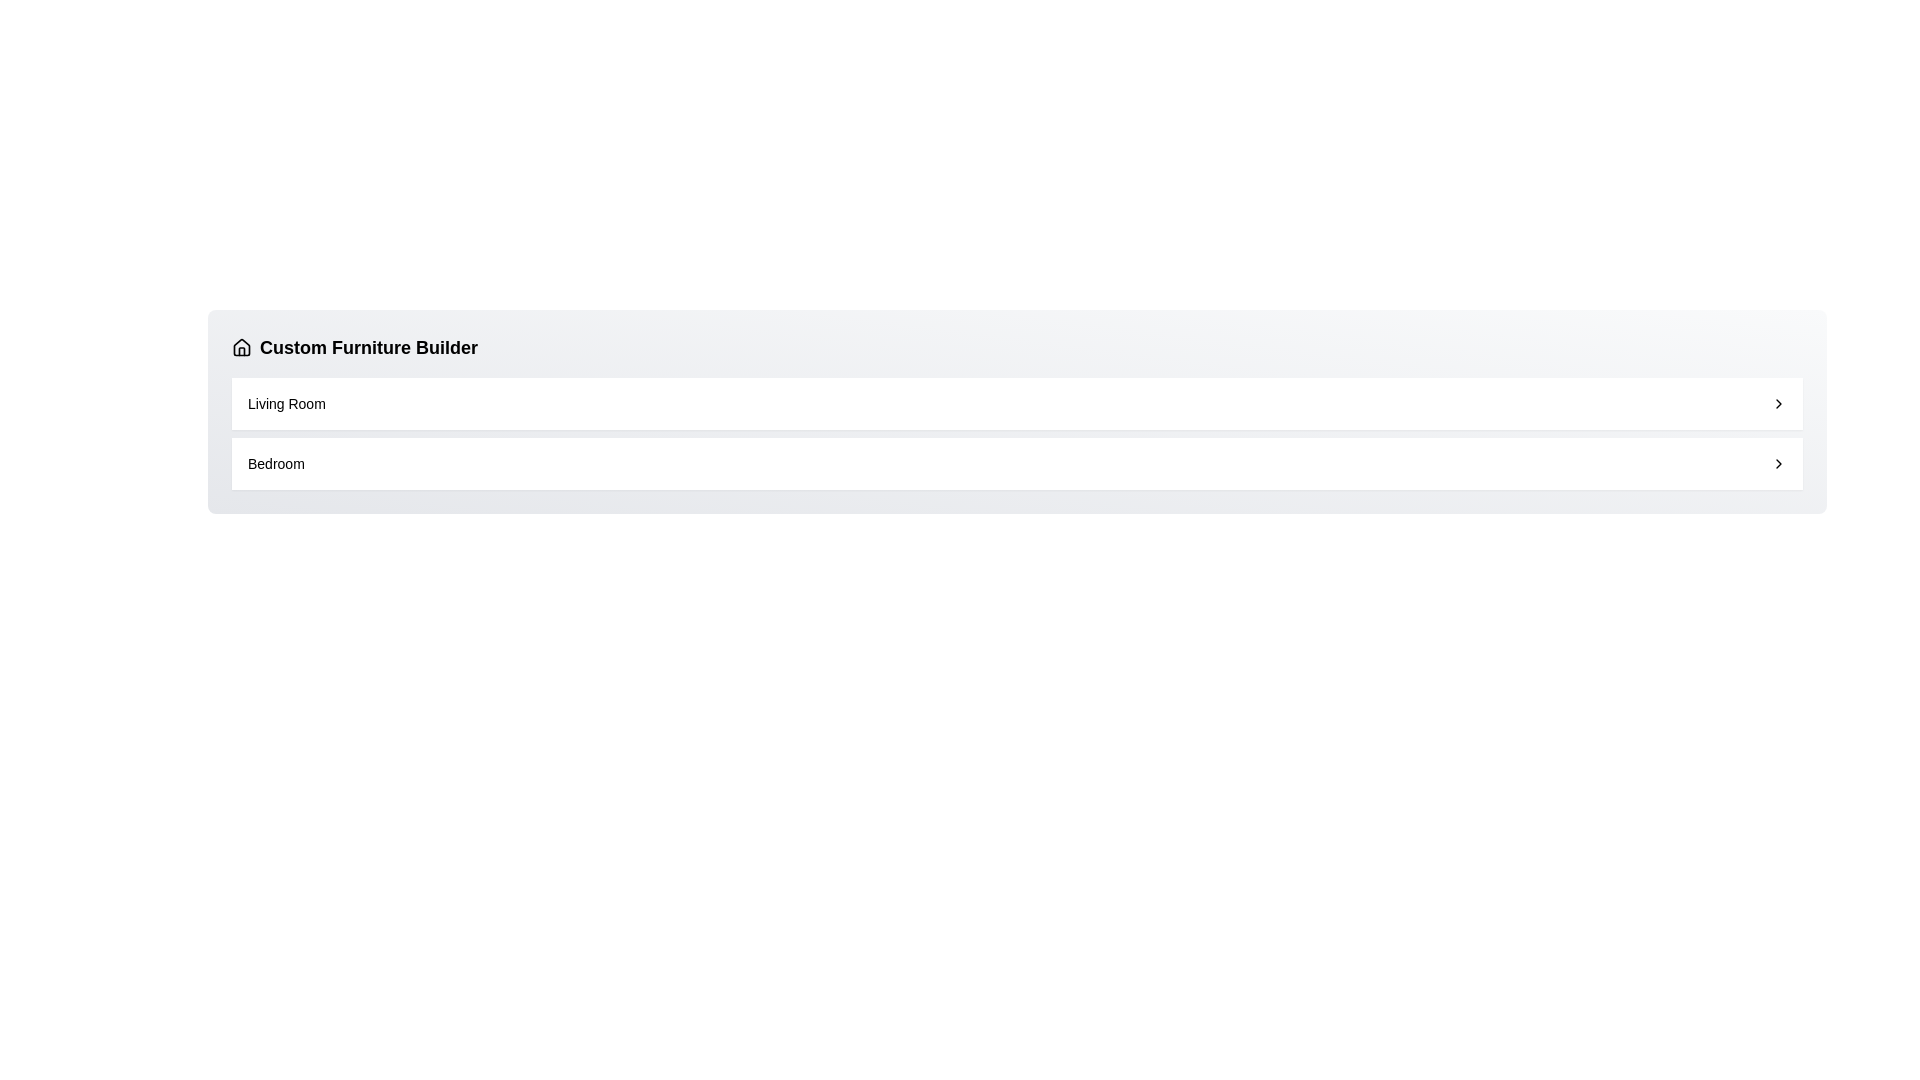 This screenshot has height=1080, width=1920. I want to click on the right-pointing chevron SVG icon located on the far right of the 'Living Room' bar, so click(1779, 404).